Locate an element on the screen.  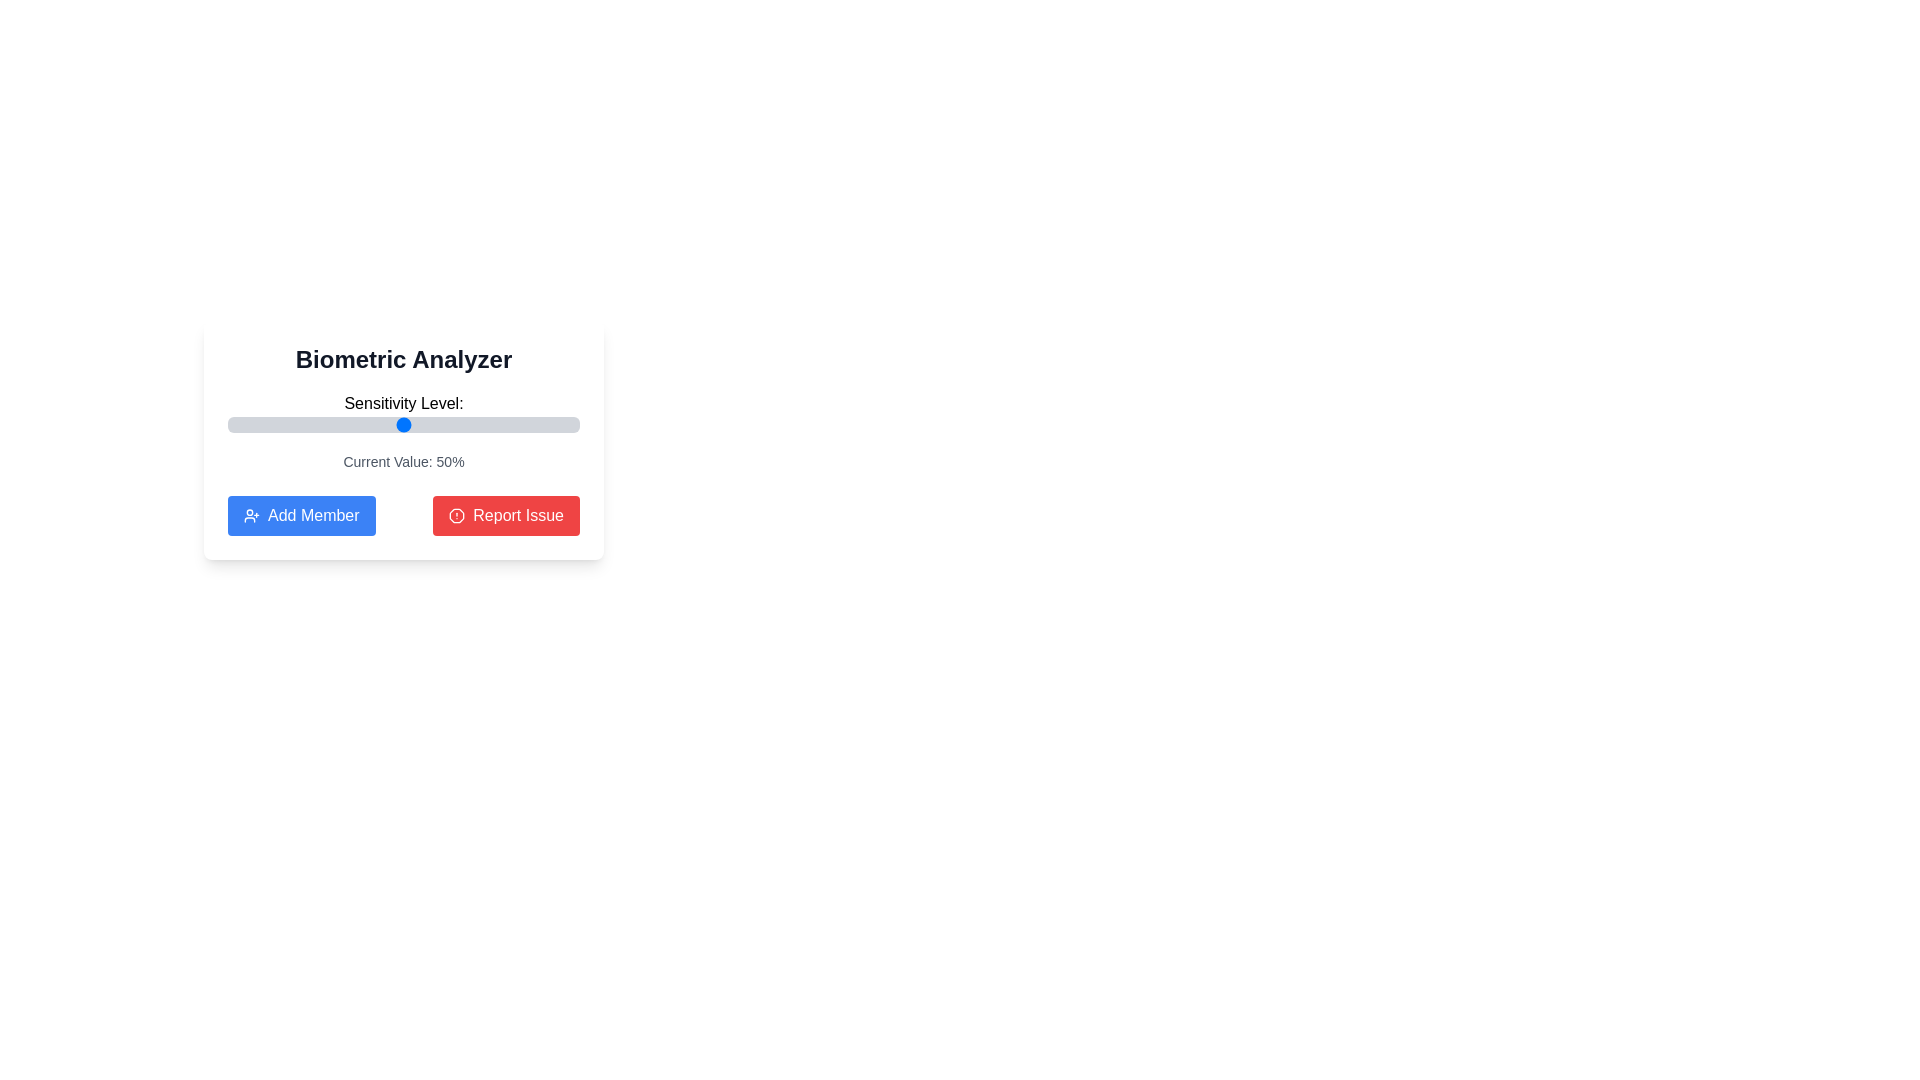
the sensitivity level is located at coordinates (235, 423).